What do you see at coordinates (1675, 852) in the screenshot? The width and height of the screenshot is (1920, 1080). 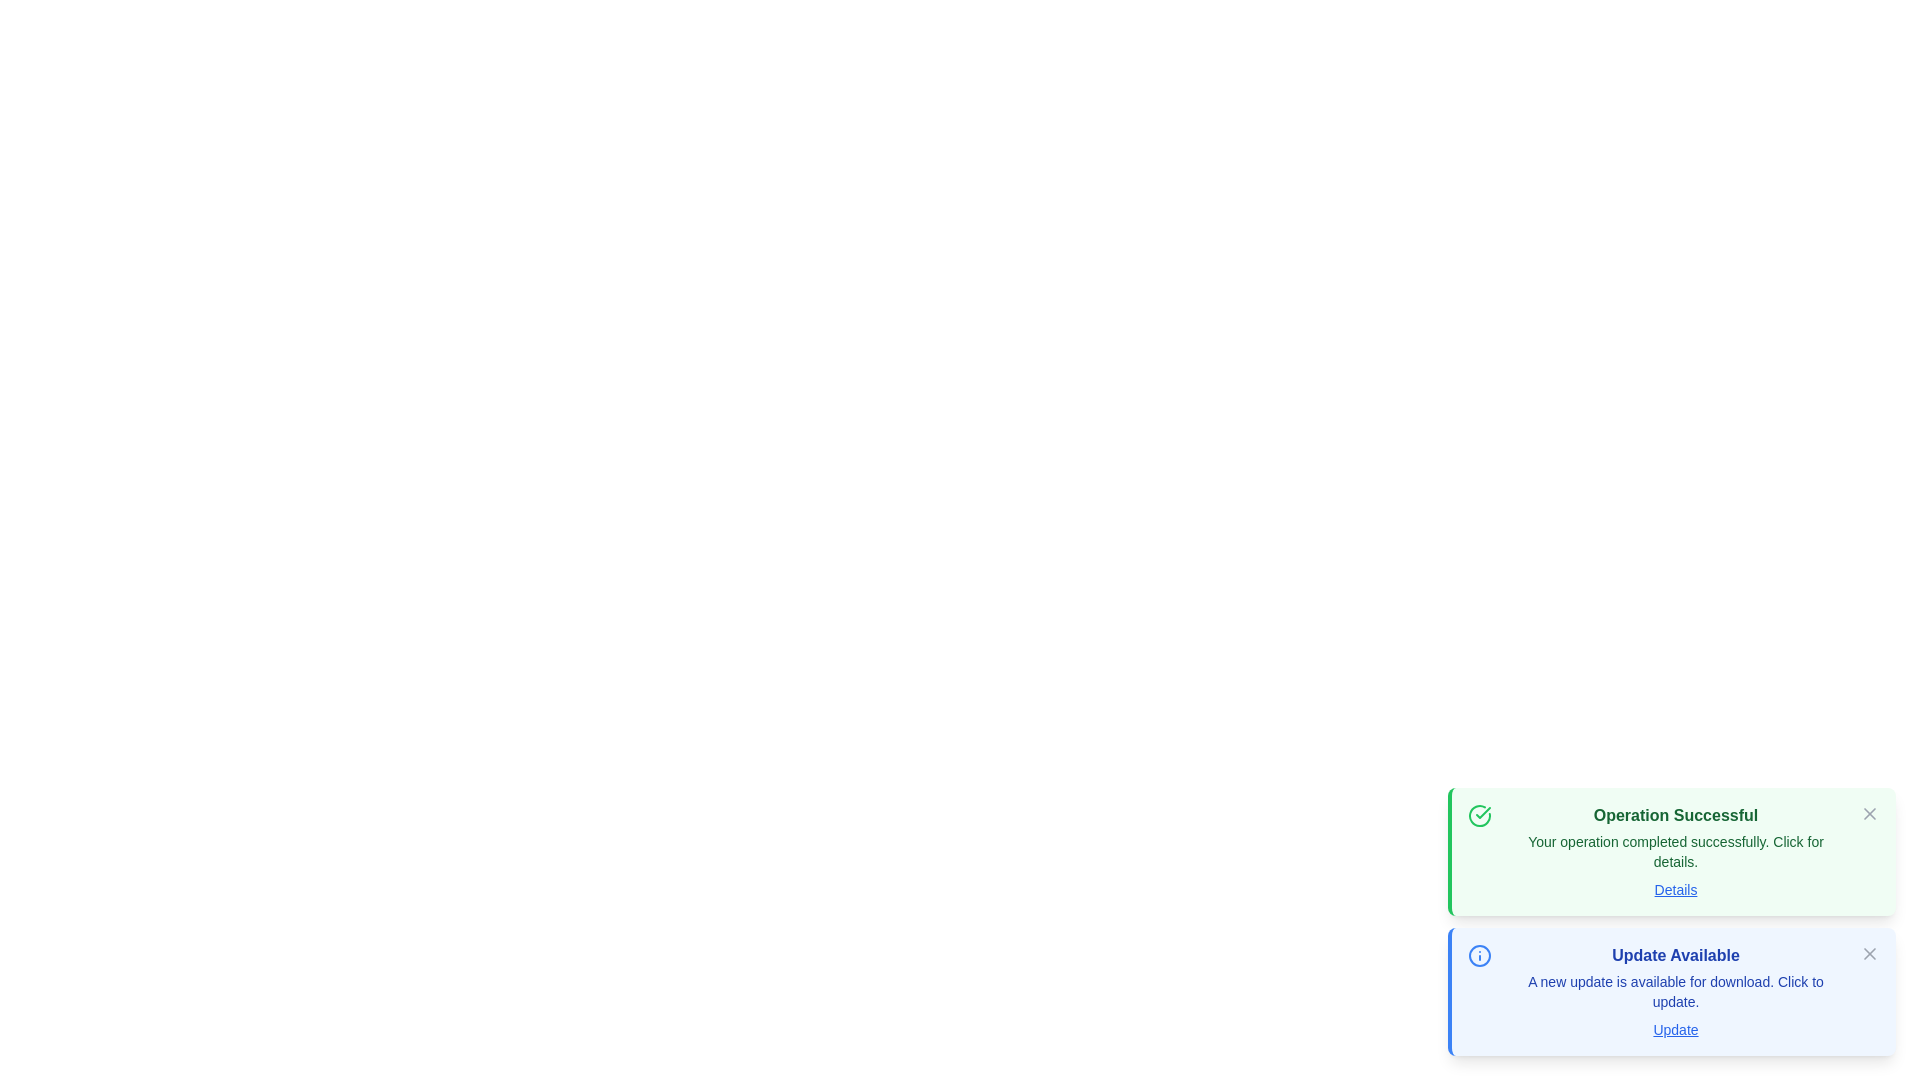 I see `the text element that conveys the completion of an operation, located below the 'Operation Successful' header and above the 'Details' link in the notification box` at bounding box center [1675, 852].